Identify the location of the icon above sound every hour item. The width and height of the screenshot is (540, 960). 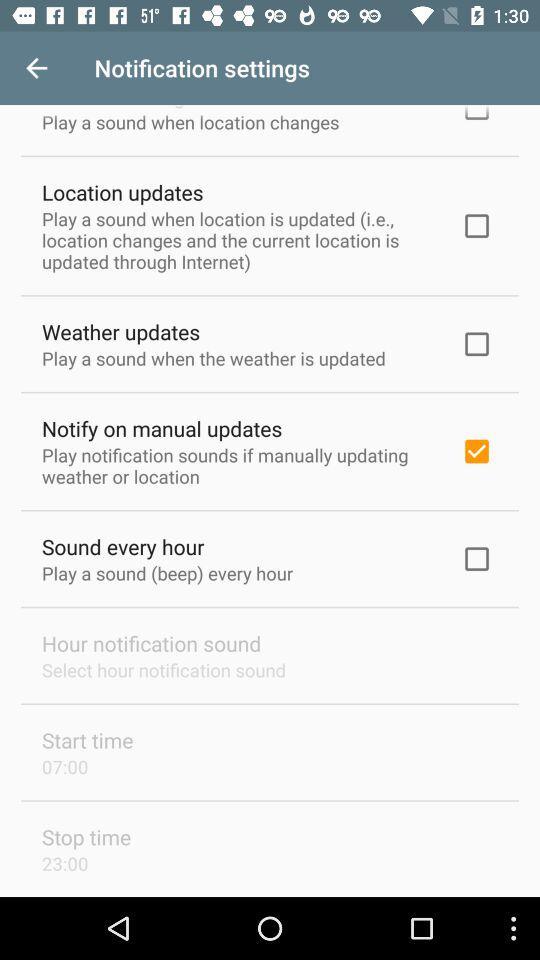
(238, 465).